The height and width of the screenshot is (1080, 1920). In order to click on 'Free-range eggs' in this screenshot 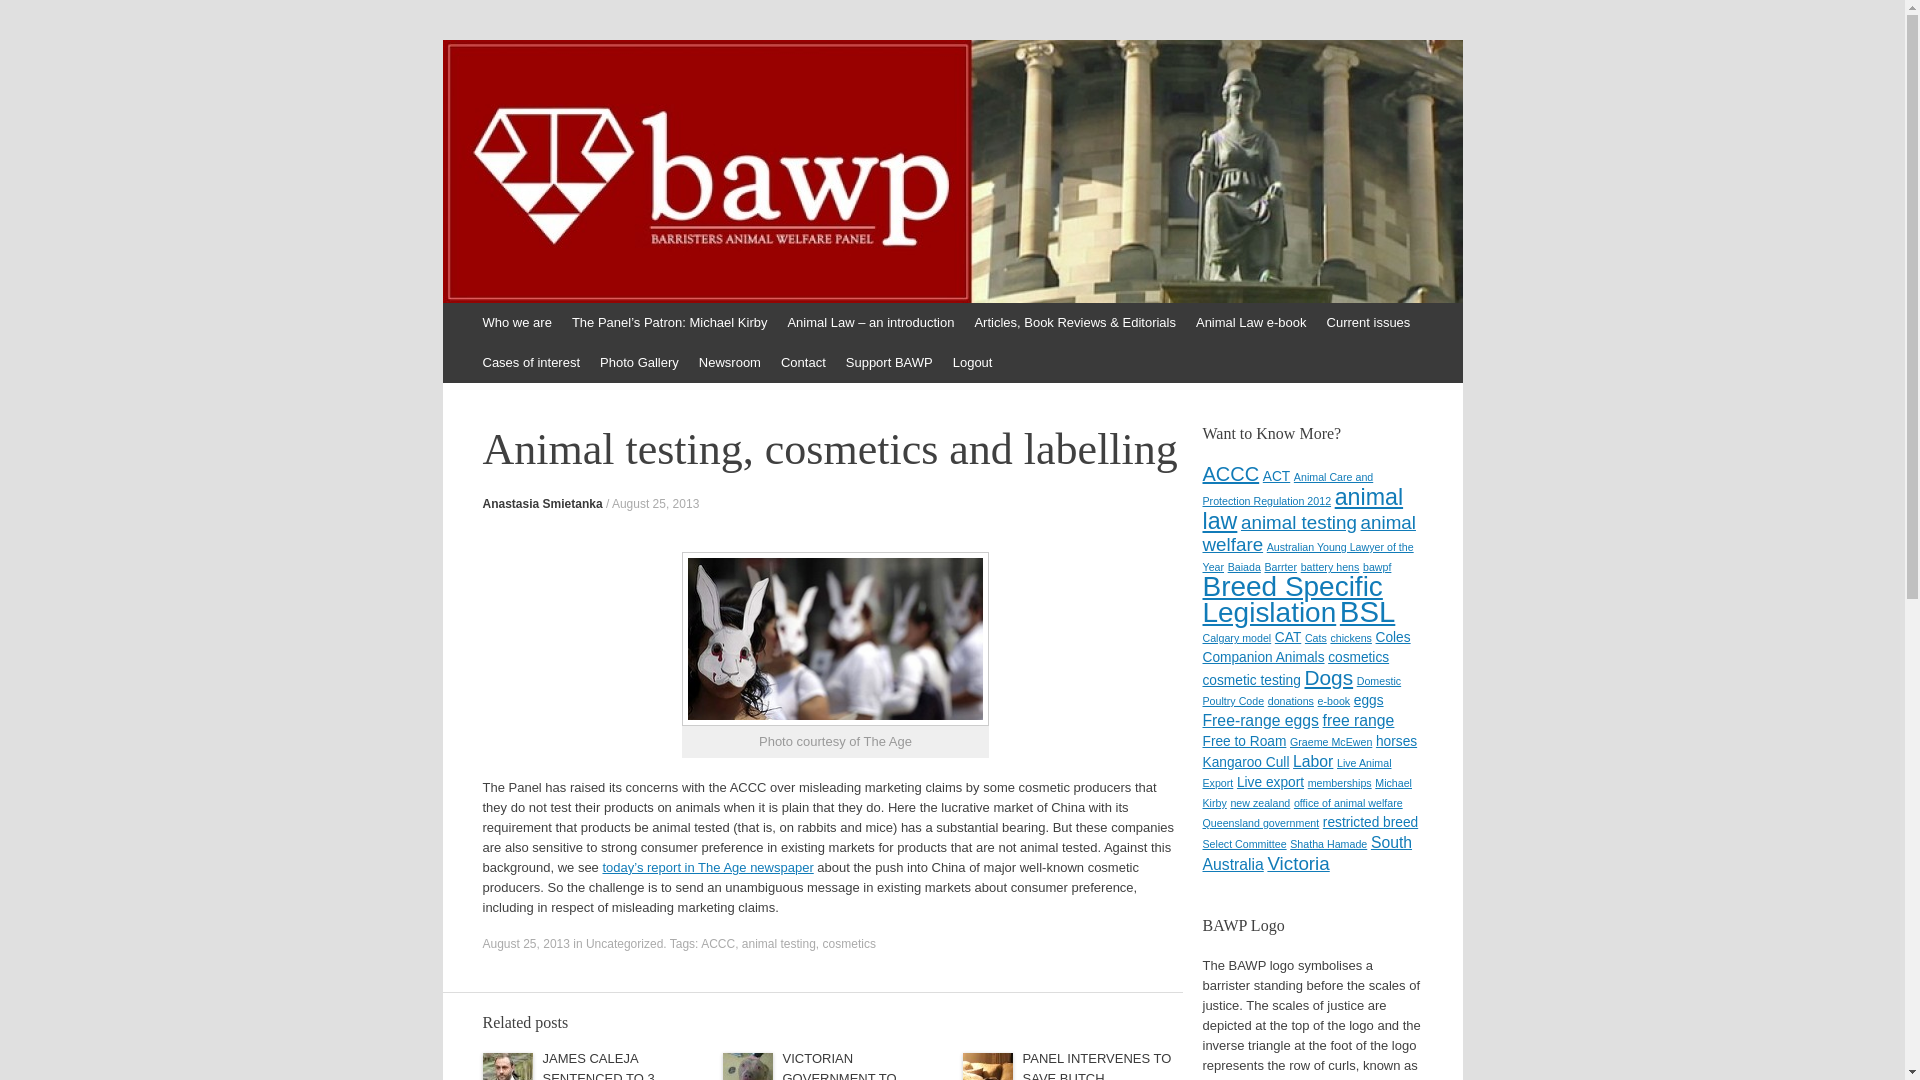, I will do `click(1200, 720)`.